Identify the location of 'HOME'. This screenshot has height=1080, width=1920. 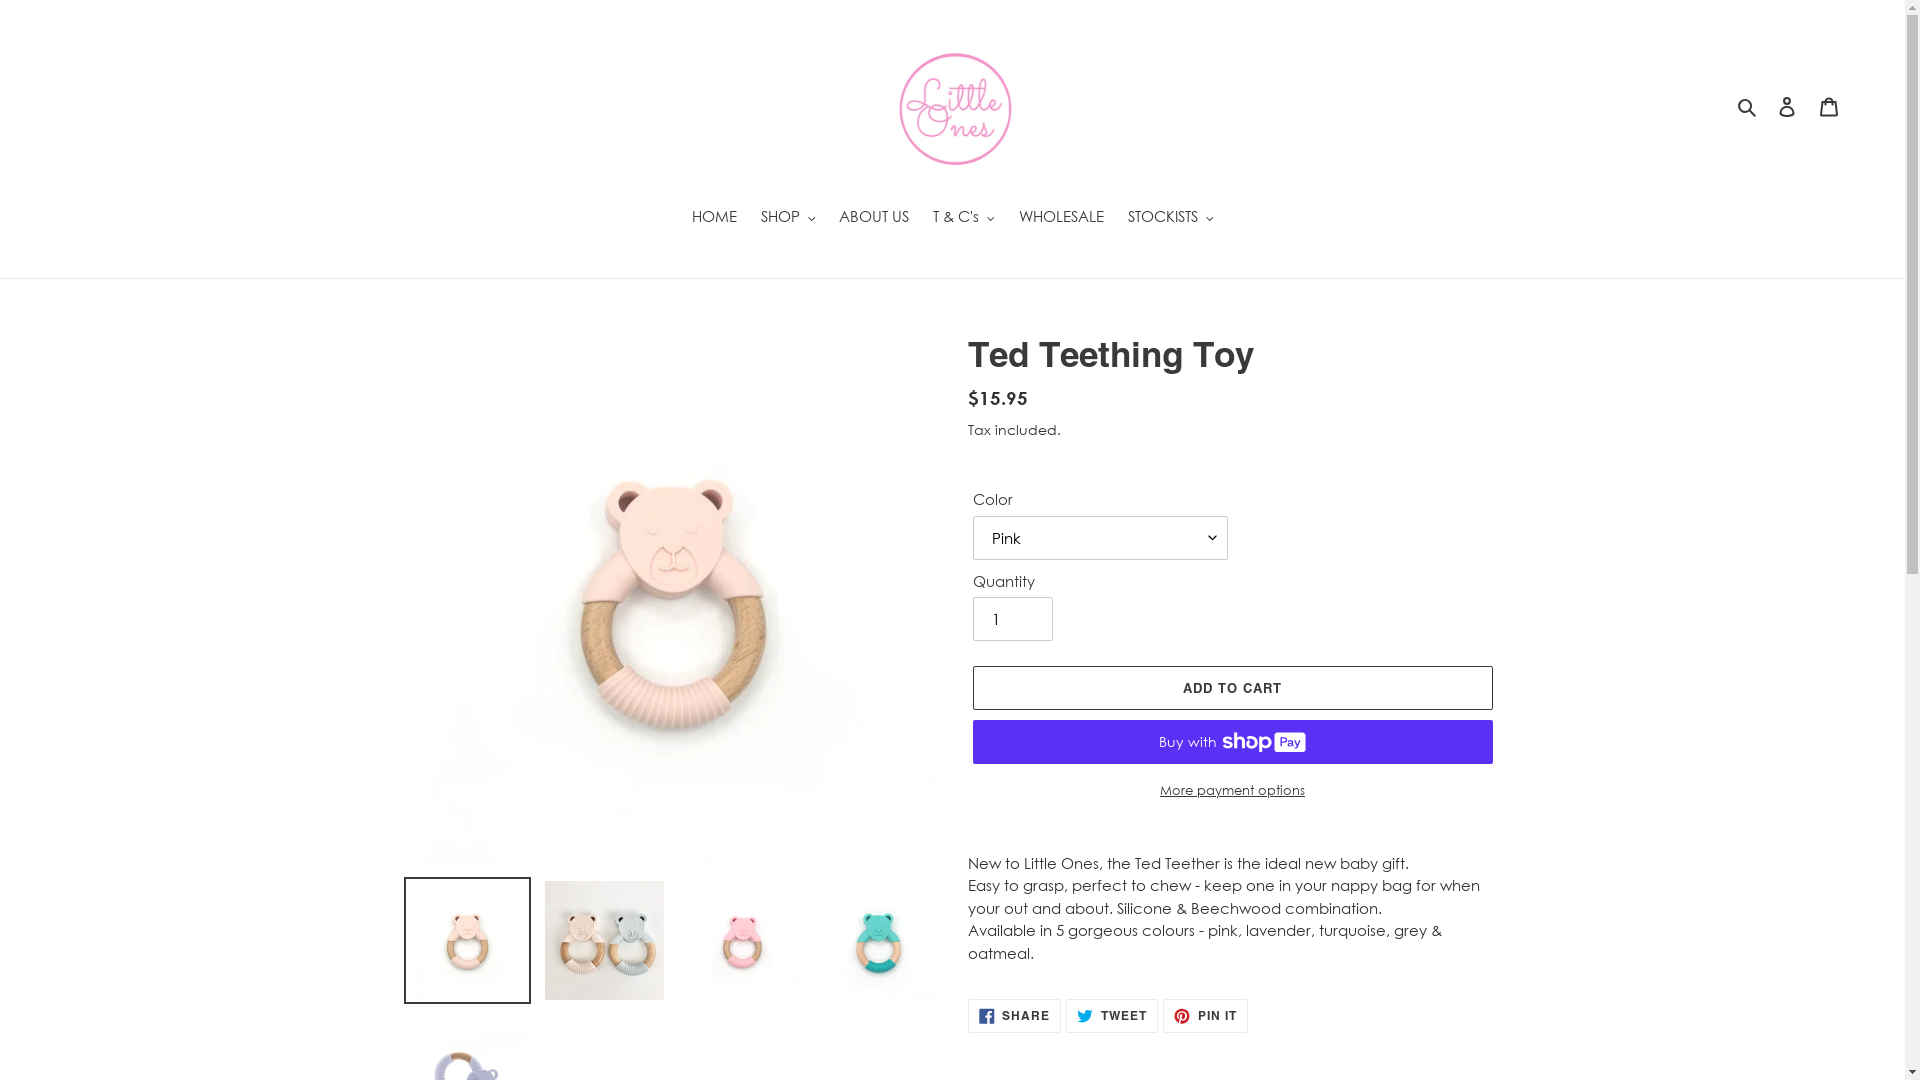
(681, 218).